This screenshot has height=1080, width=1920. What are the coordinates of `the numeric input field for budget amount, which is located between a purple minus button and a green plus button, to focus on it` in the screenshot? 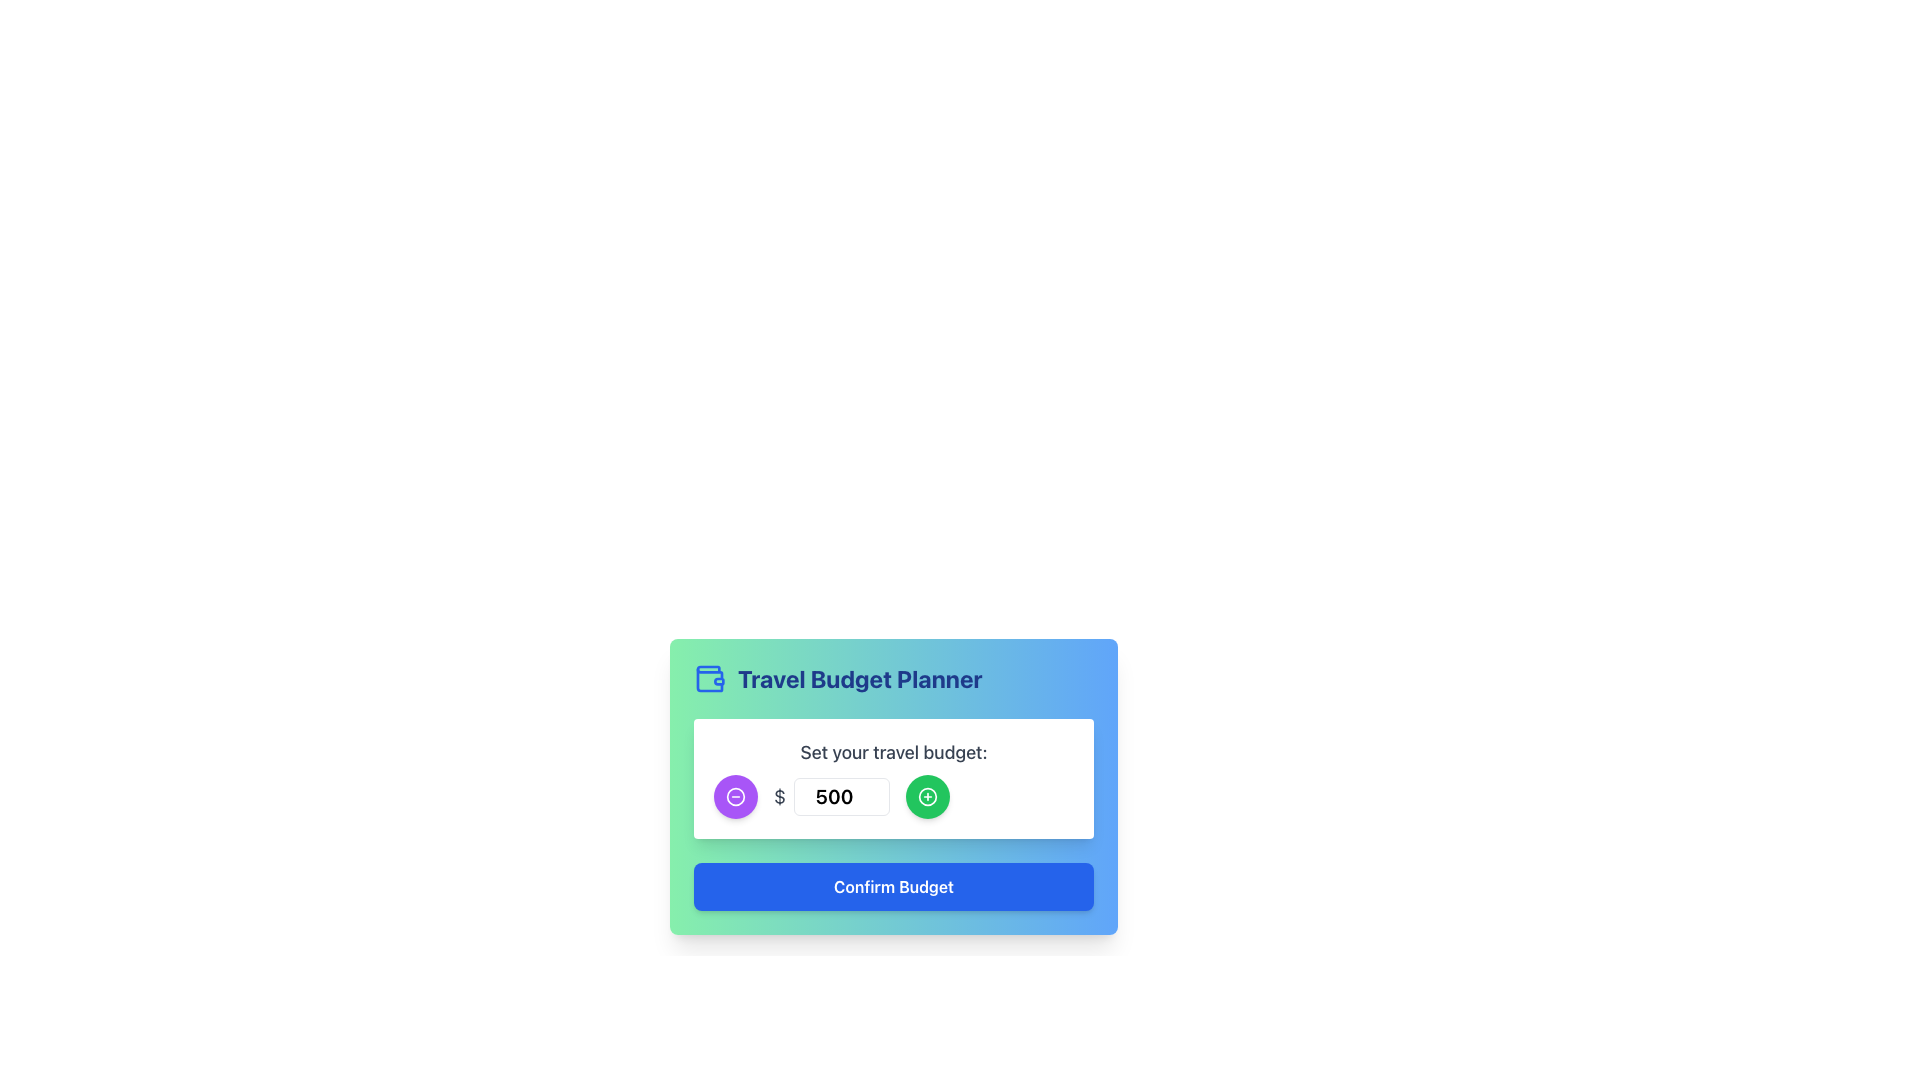 It's located at (831, 796).